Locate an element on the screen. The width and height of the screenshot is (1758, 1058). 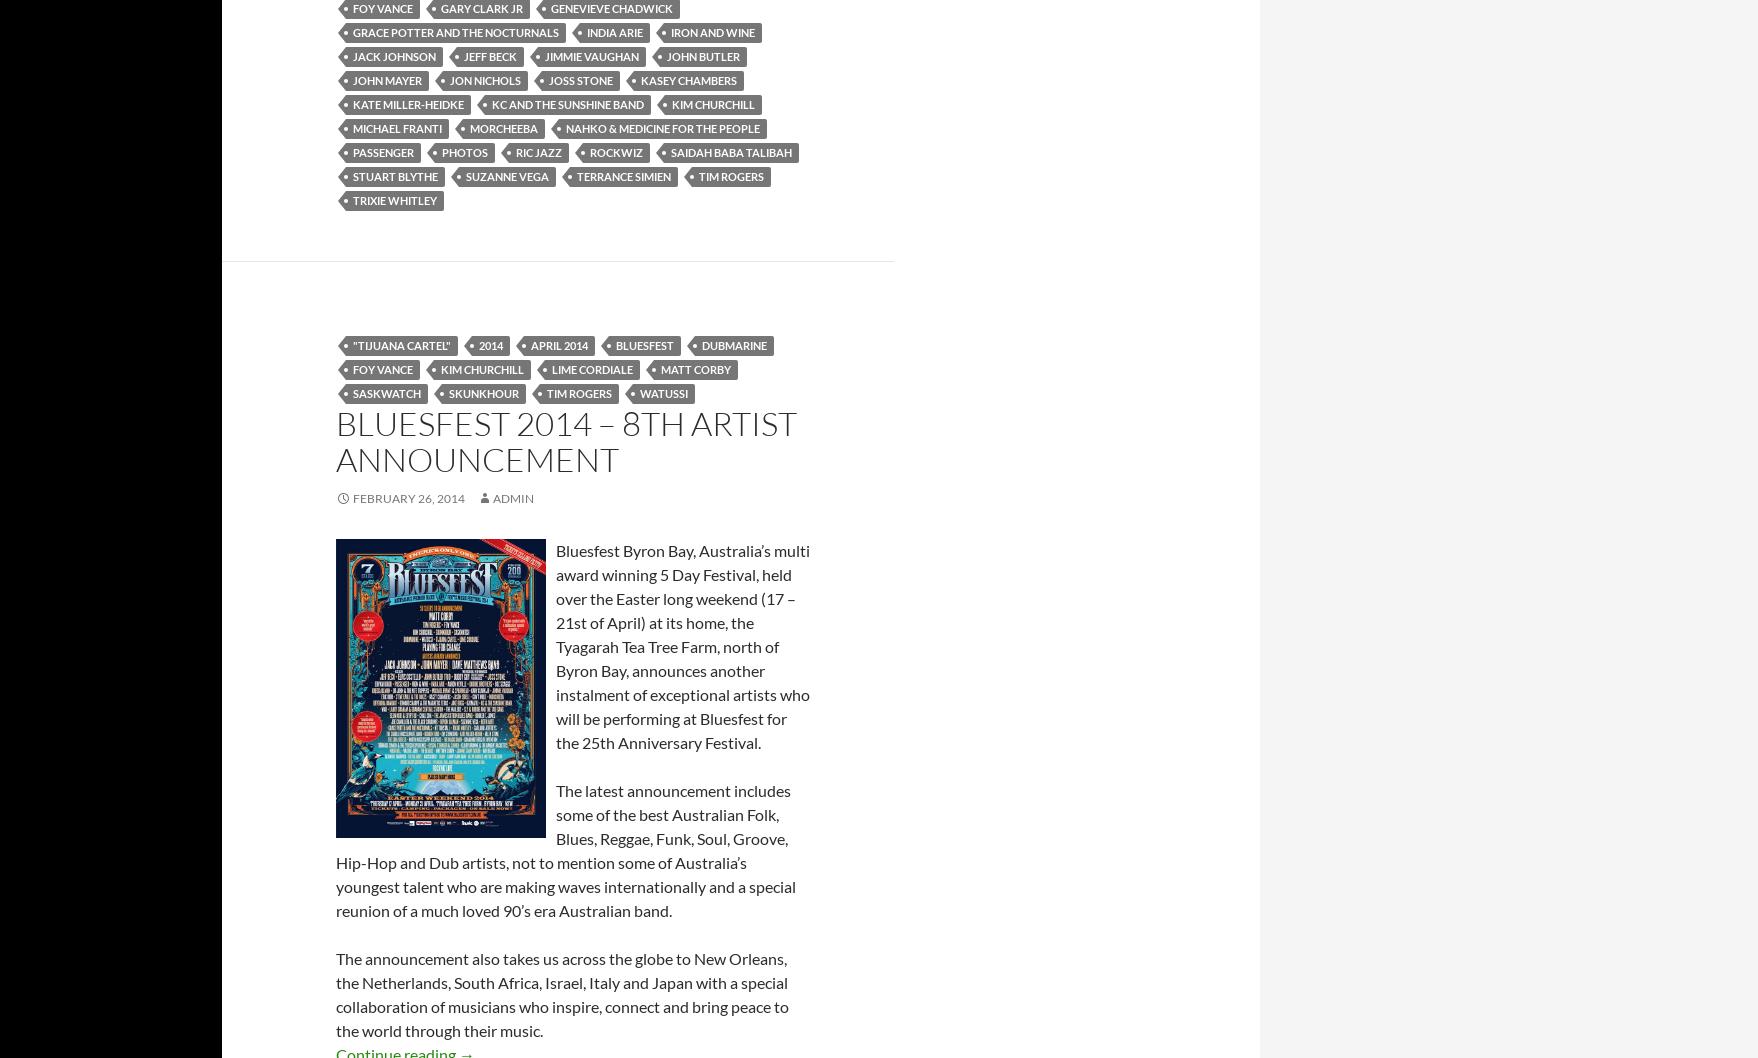
'Saskwatch' is located at coordinates (353, 392).